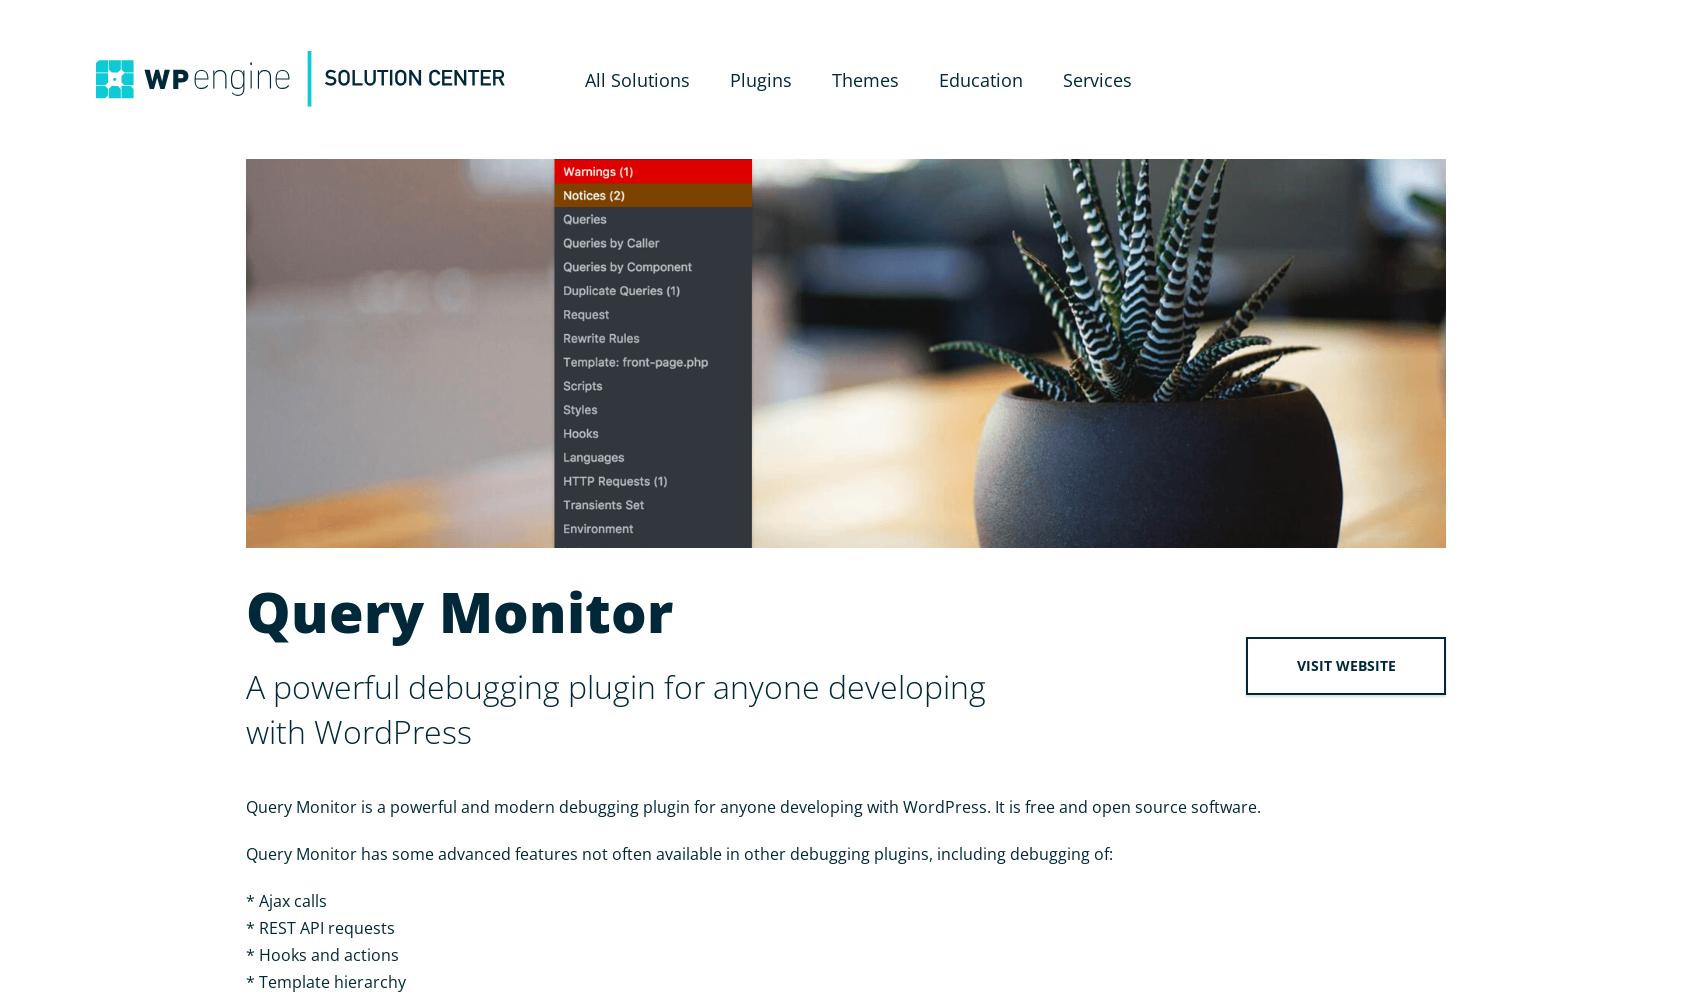 This screenshot has width=1692, height=1000. Describe the element at coordinates (679, 853) in the screenshot. I see `'Query Monitor has some advanced features not often available in other debugging plugins, including debugging of:'` at that location.